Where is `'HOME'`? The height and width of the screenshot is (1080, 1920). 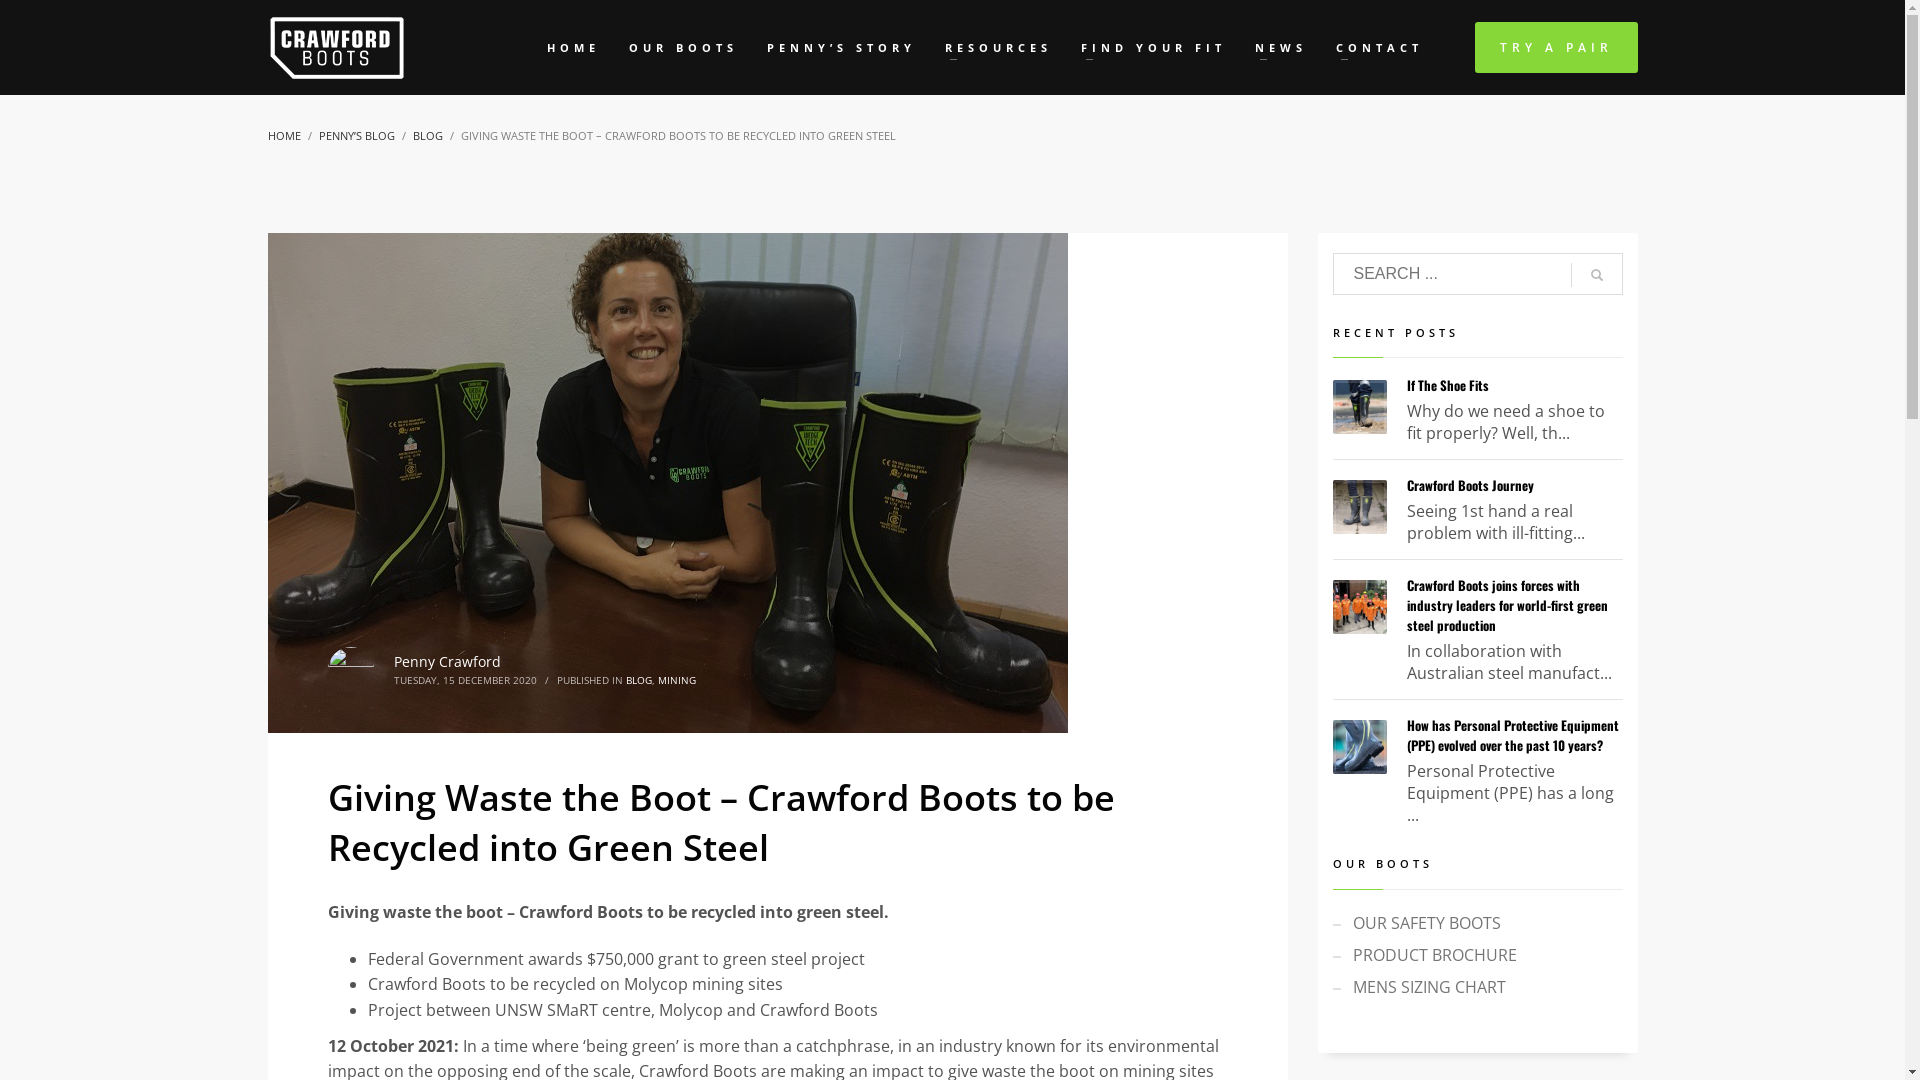 'HOME' is located at coordinates (533, 45).